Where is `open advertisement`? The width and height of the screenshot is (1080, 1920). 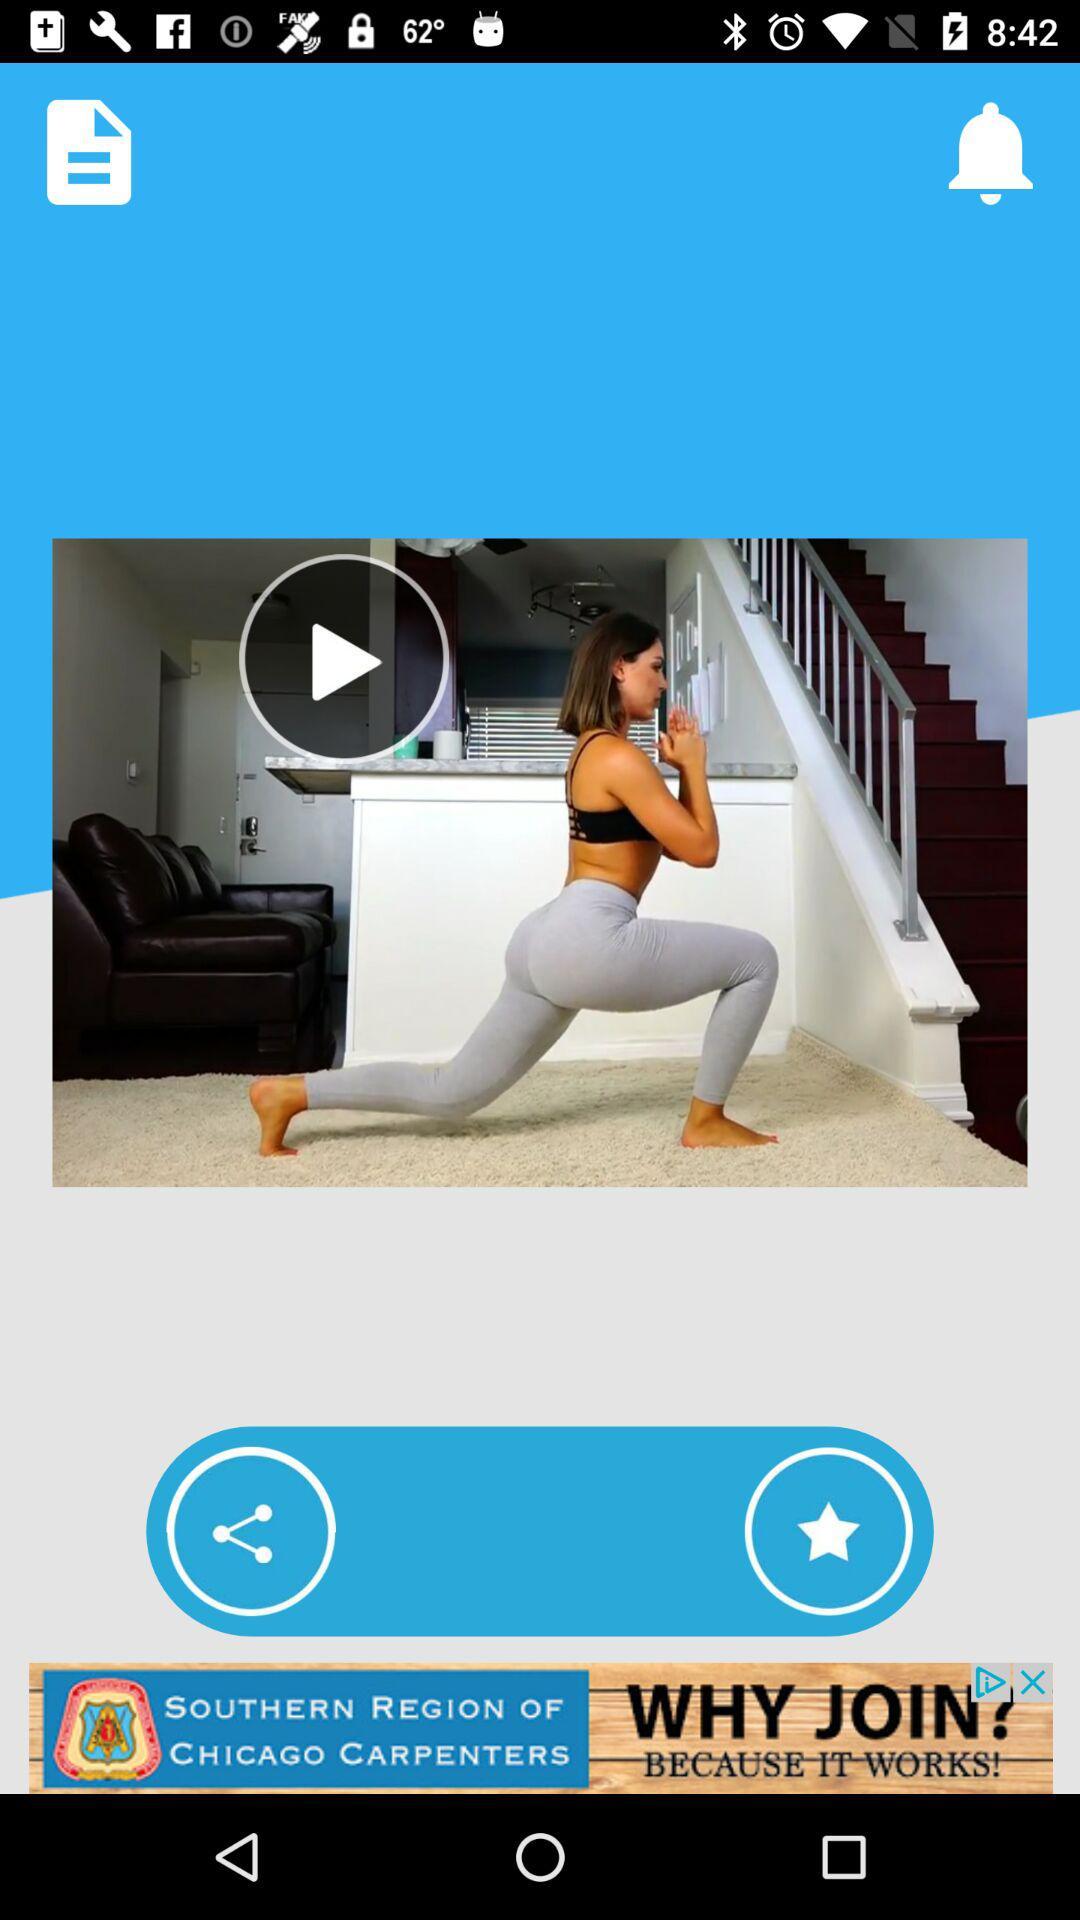 open advertisement is located at coordinates (540, 1727).